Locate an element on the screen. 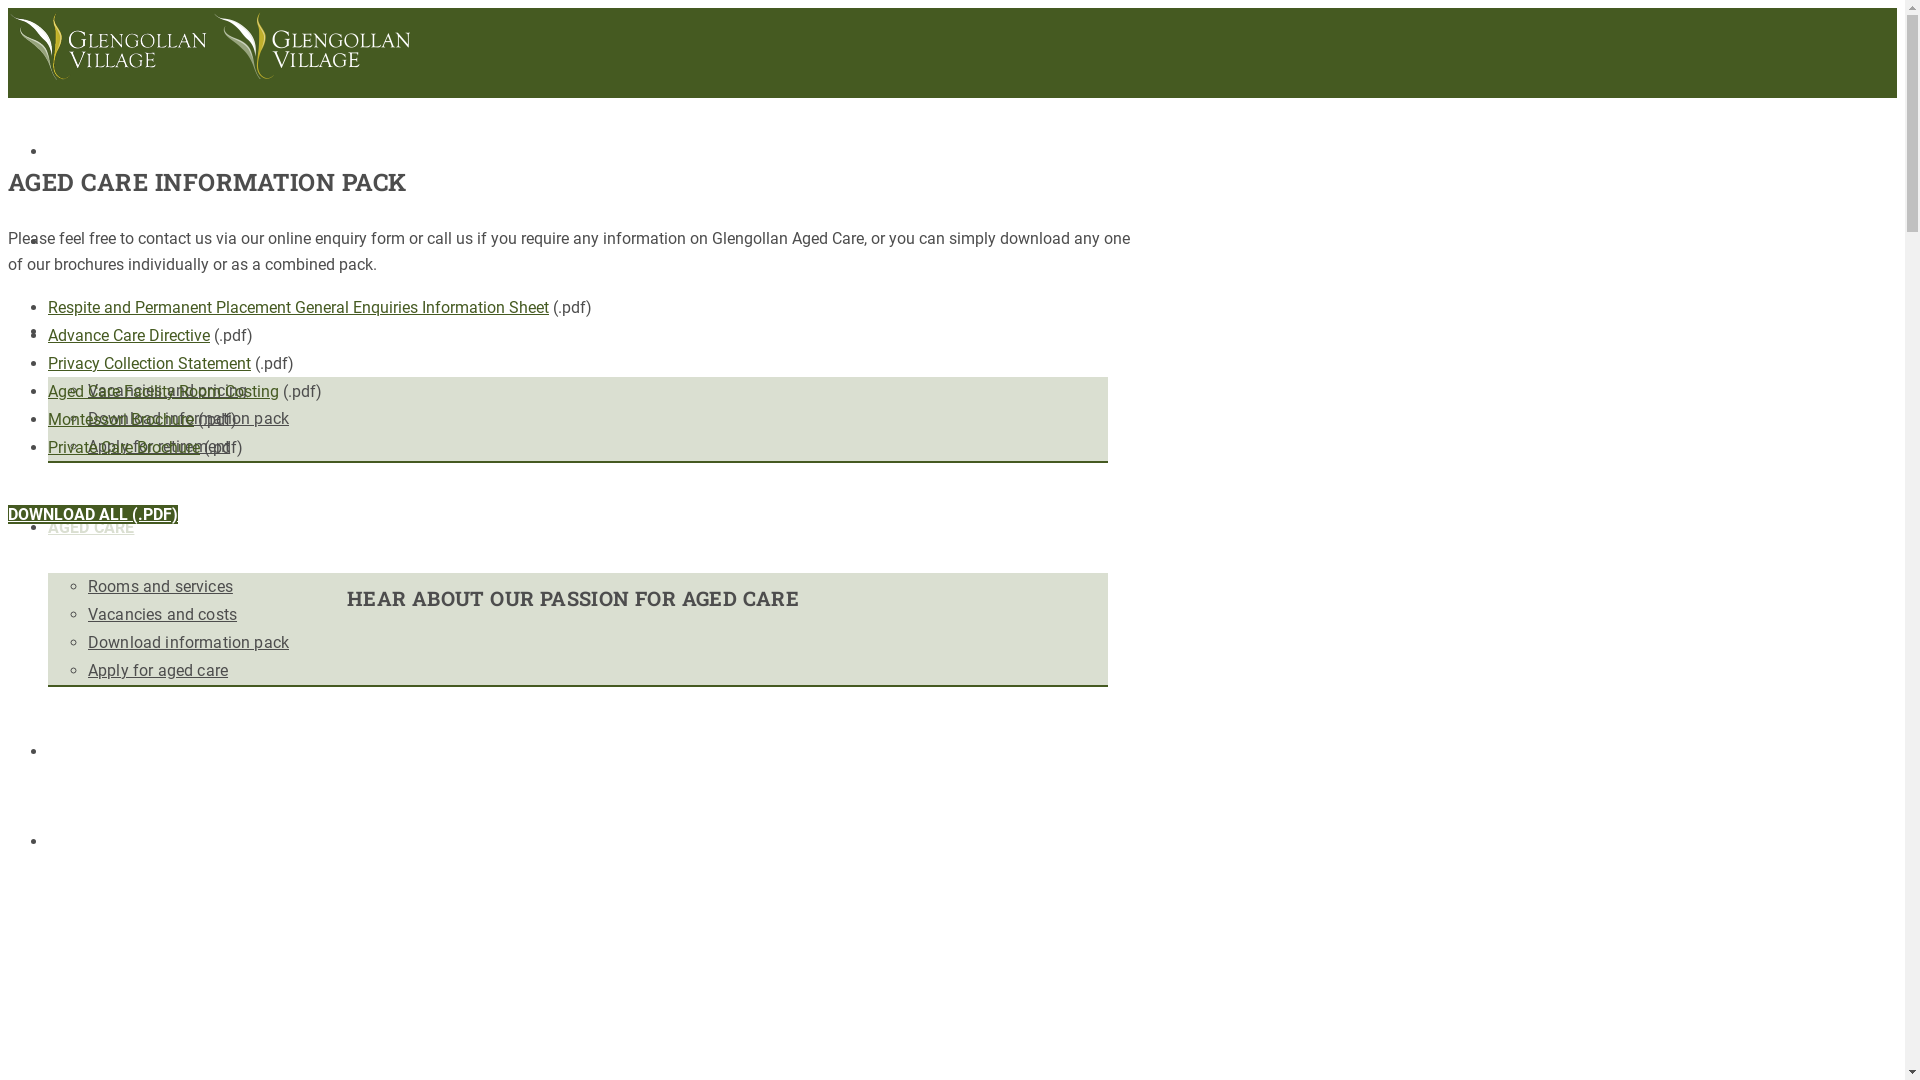 The width and height of the screenshot is (1920, 1080). 'HOME' is located at coordinates (71, 150).